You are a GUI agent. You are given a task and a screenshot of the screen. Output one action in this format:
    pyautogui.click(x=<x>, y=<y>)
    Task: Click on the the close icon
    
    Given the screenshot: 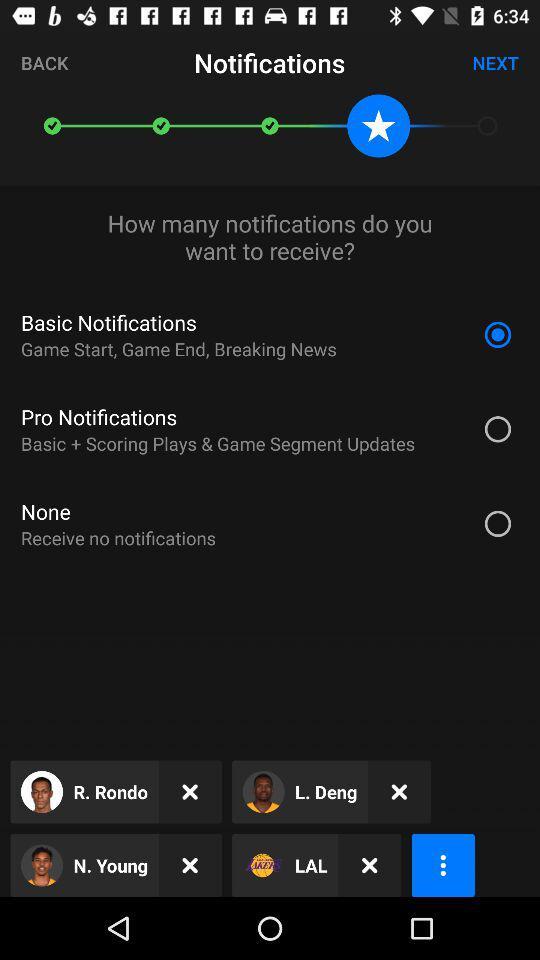 What is the action you would take?
    pyautogui.click(x=399, y=792)
    